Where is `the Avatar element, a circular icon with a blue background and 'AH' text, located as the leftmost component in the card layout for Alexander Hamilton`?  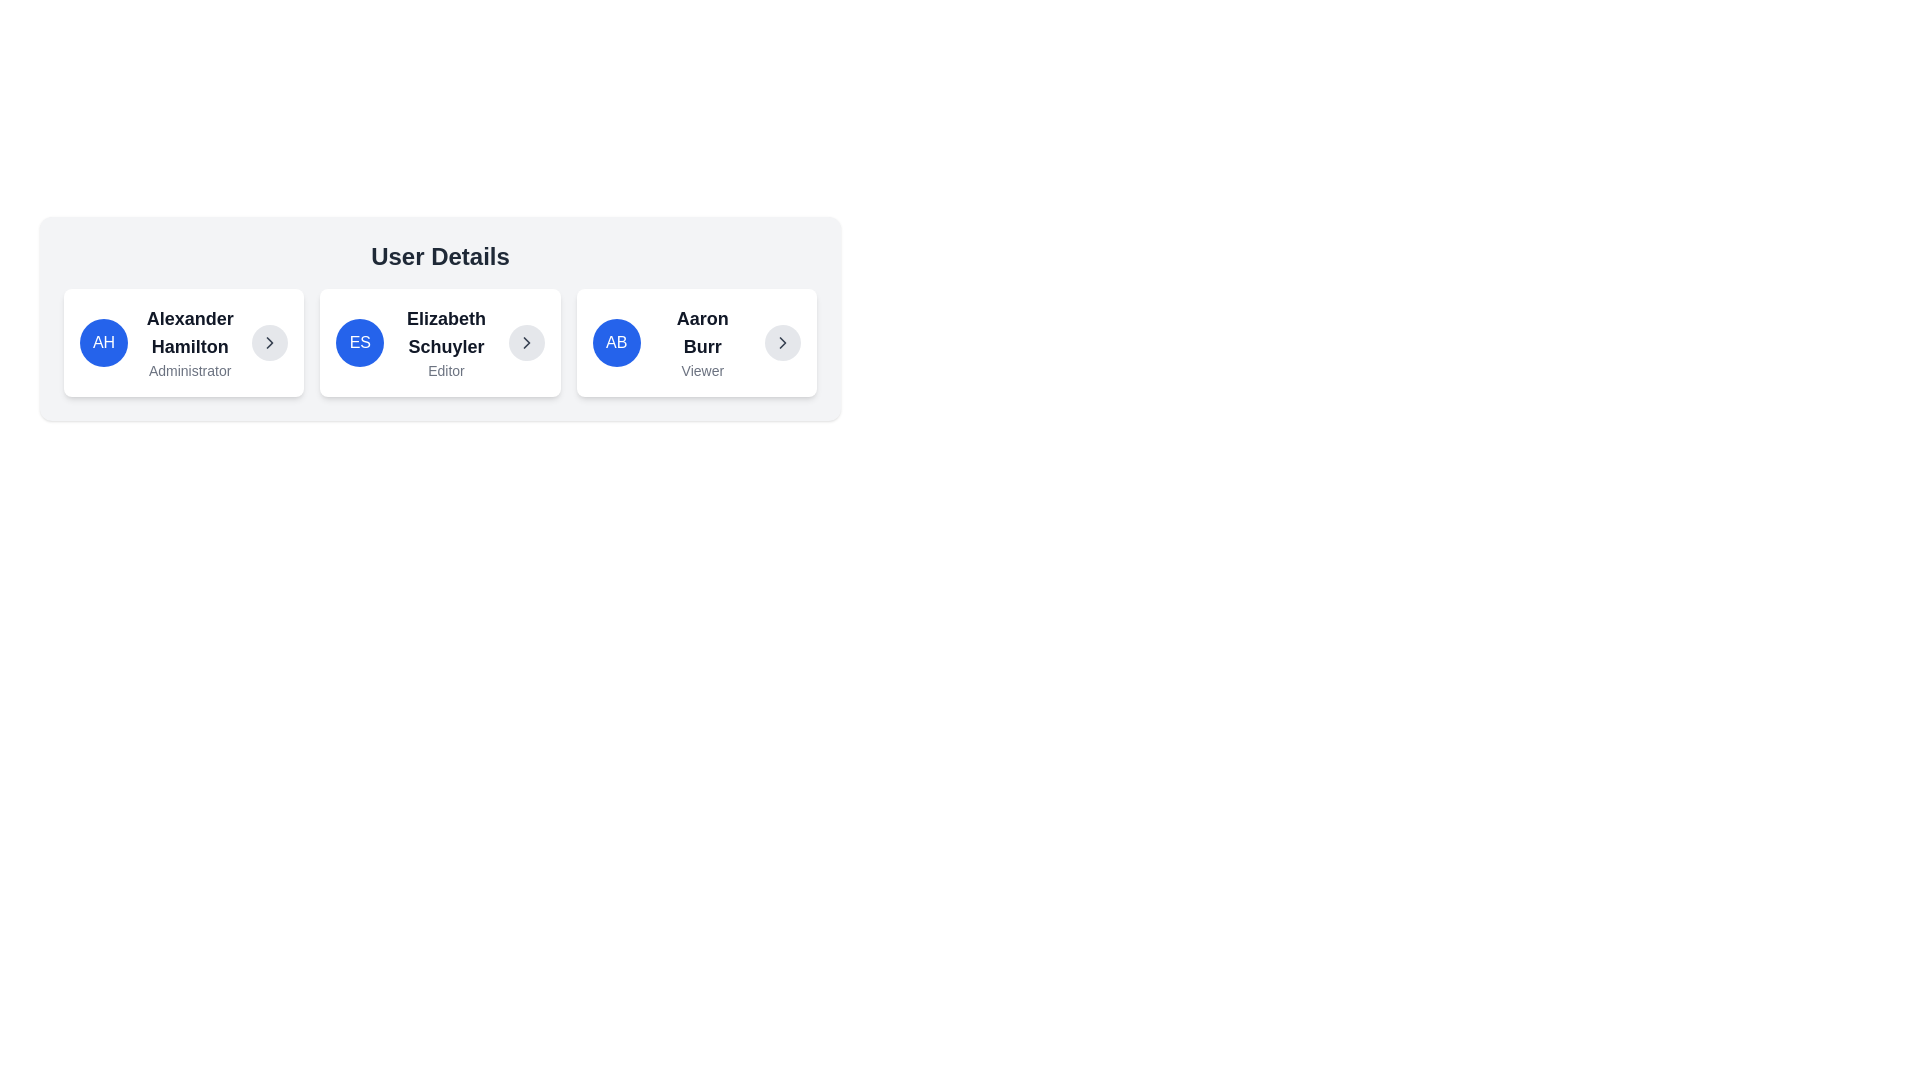 the Avatar element, a circular icon with a blue background and 'AH' text, located as the leftmost component in the card layout for Alexander Hamilton is located at coordinates (103, 342).